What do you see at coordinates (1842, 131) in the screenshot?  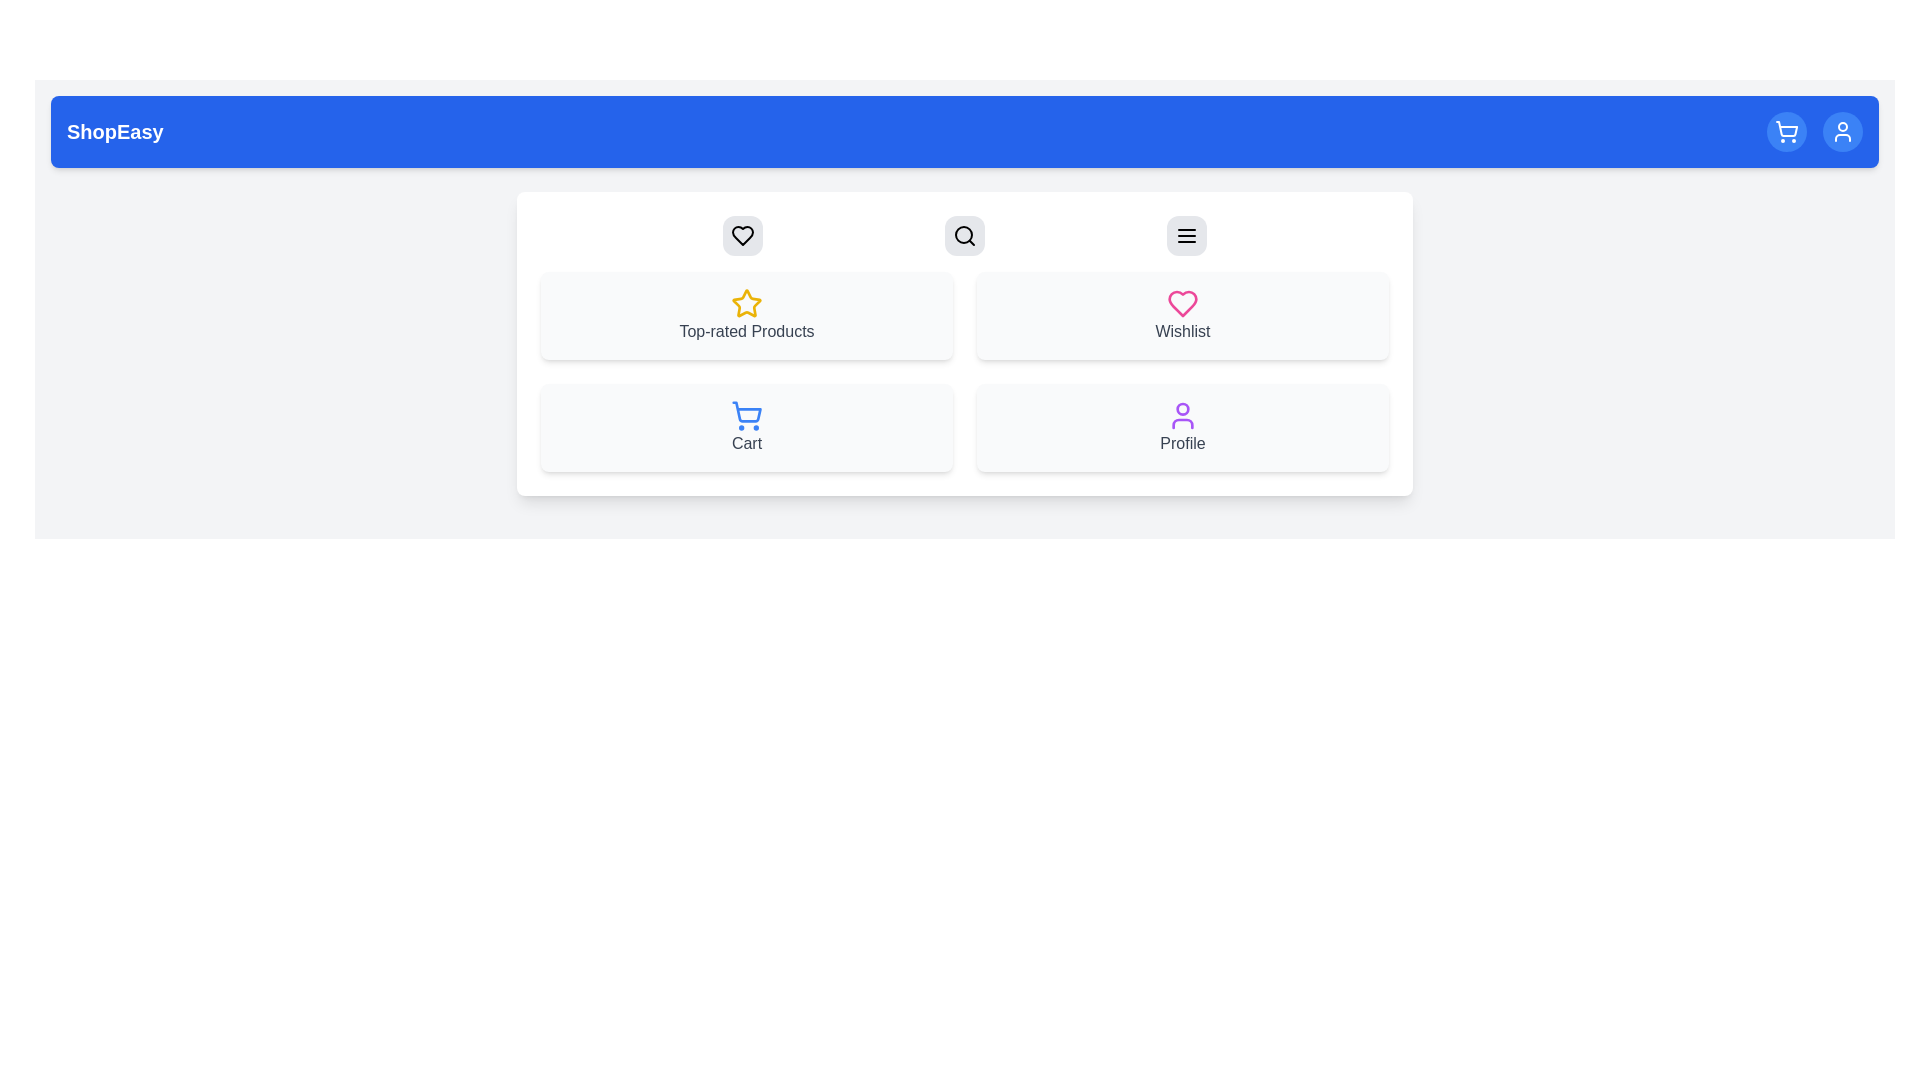 I see `the user profile icon button located at the top-right corner of the interface` at bounding box center [1842, 131].